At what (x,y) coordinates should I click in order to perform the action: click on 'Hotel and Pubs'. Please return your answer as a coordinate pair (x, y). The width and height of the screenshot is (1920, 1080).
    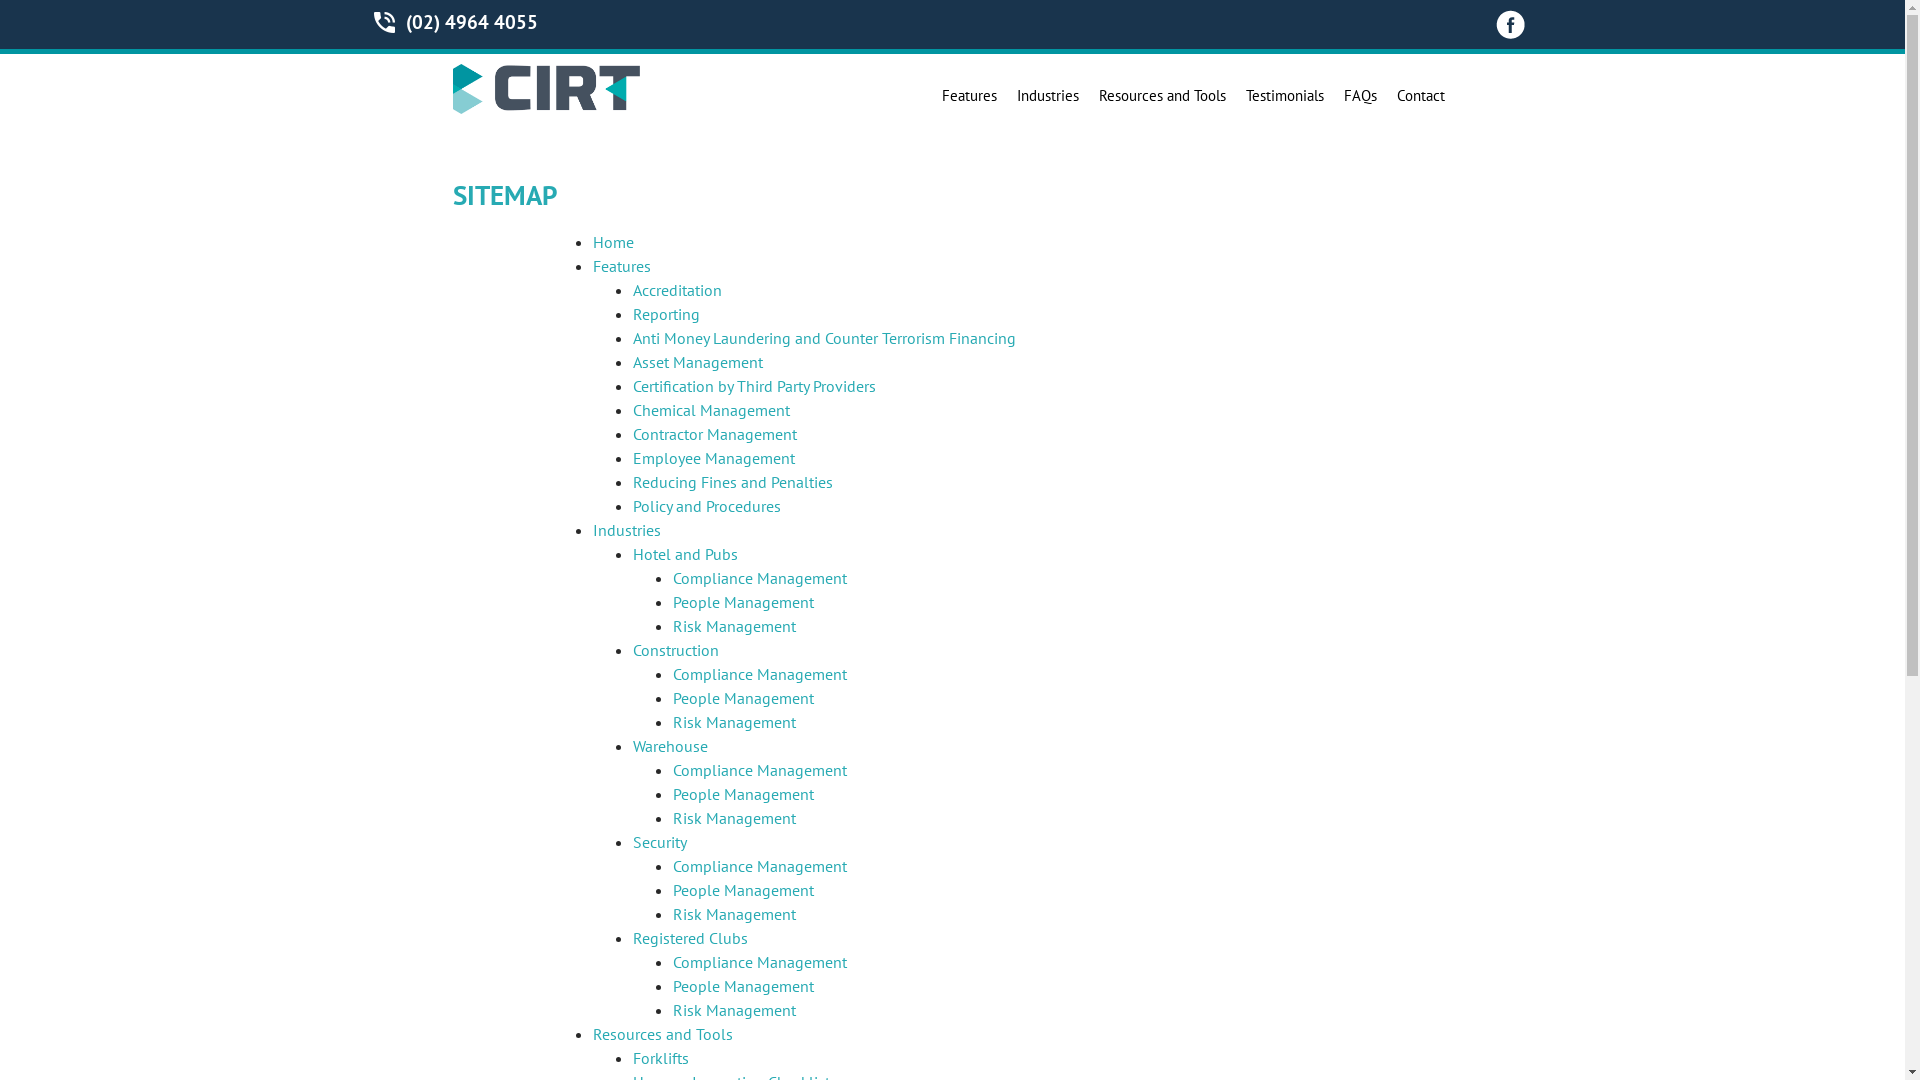
    Looking at the image, I should click on (684, 554).